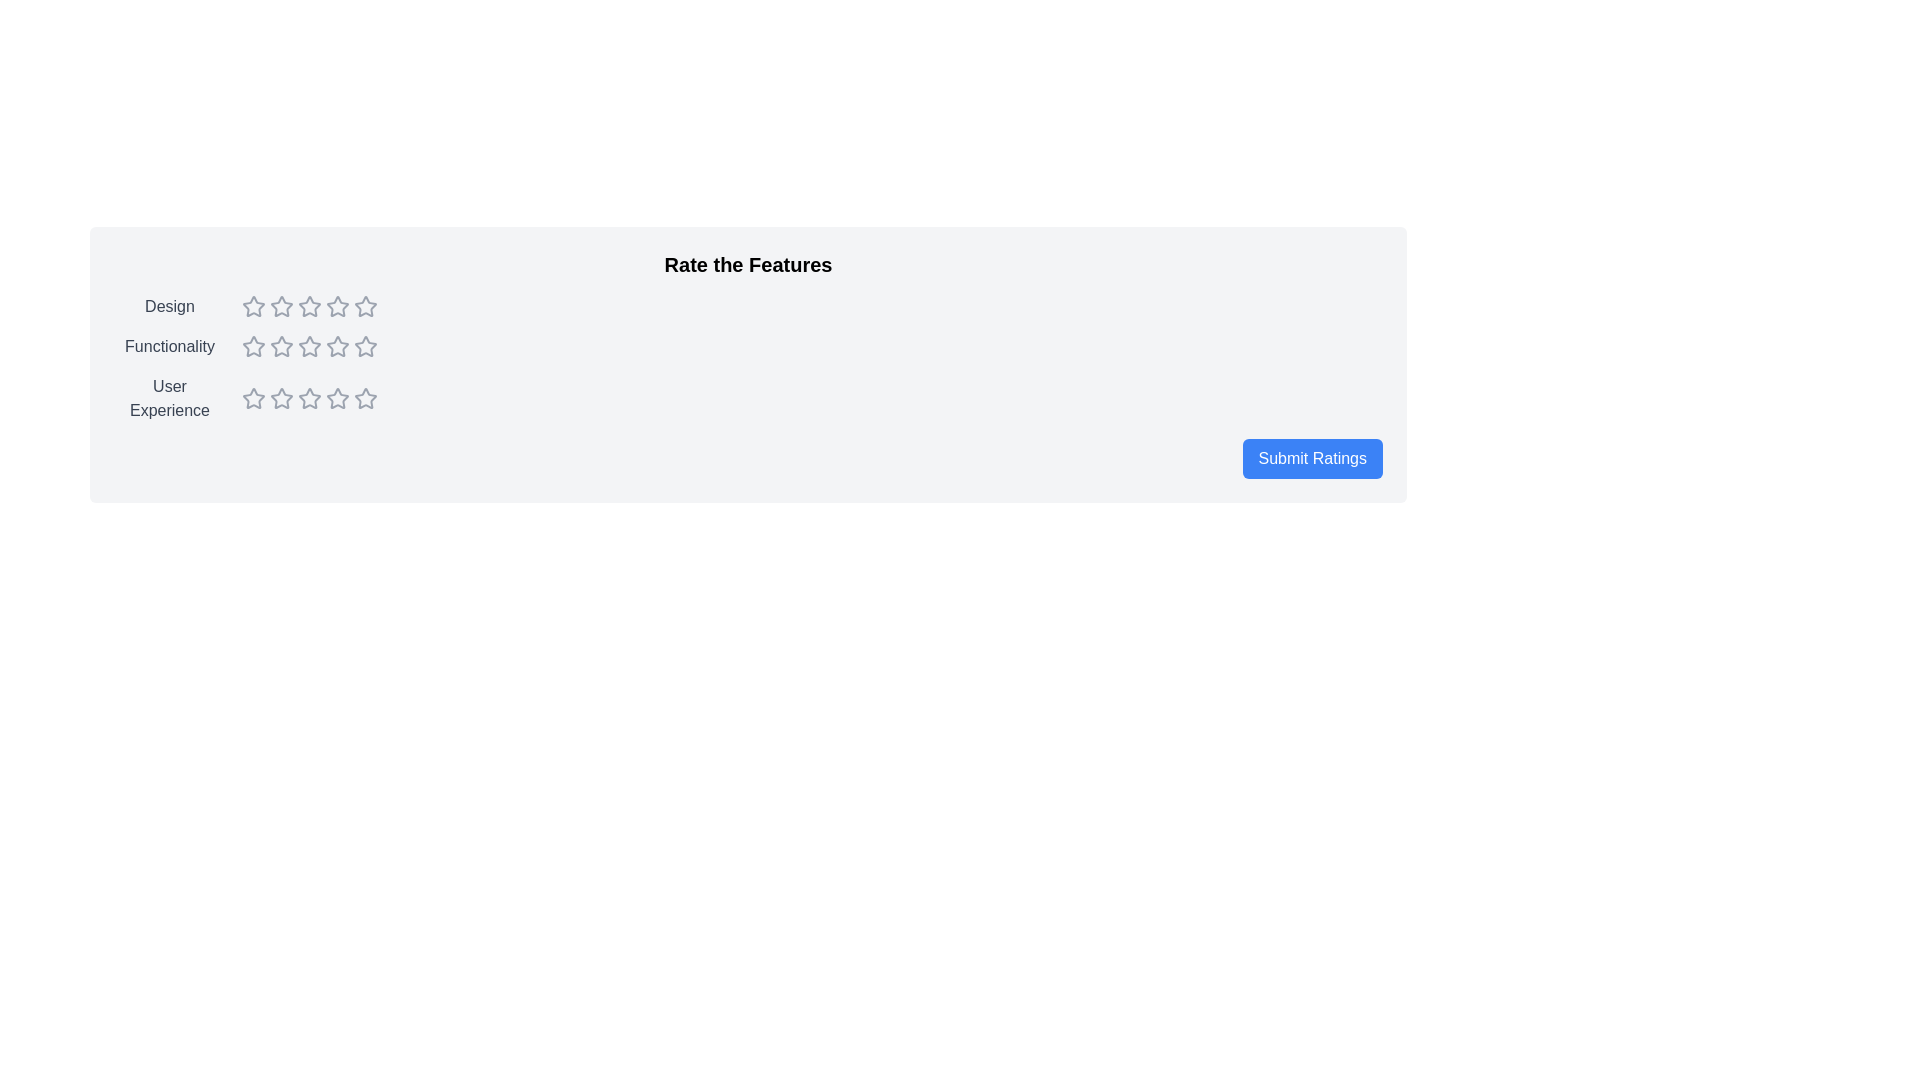 This screenshot has width=1920, height=1080. Describe the element at coordinates (309, 346) in the screenshot. I see `the fourth star in the 'Functionality' rating section to assign a rating` at that location.